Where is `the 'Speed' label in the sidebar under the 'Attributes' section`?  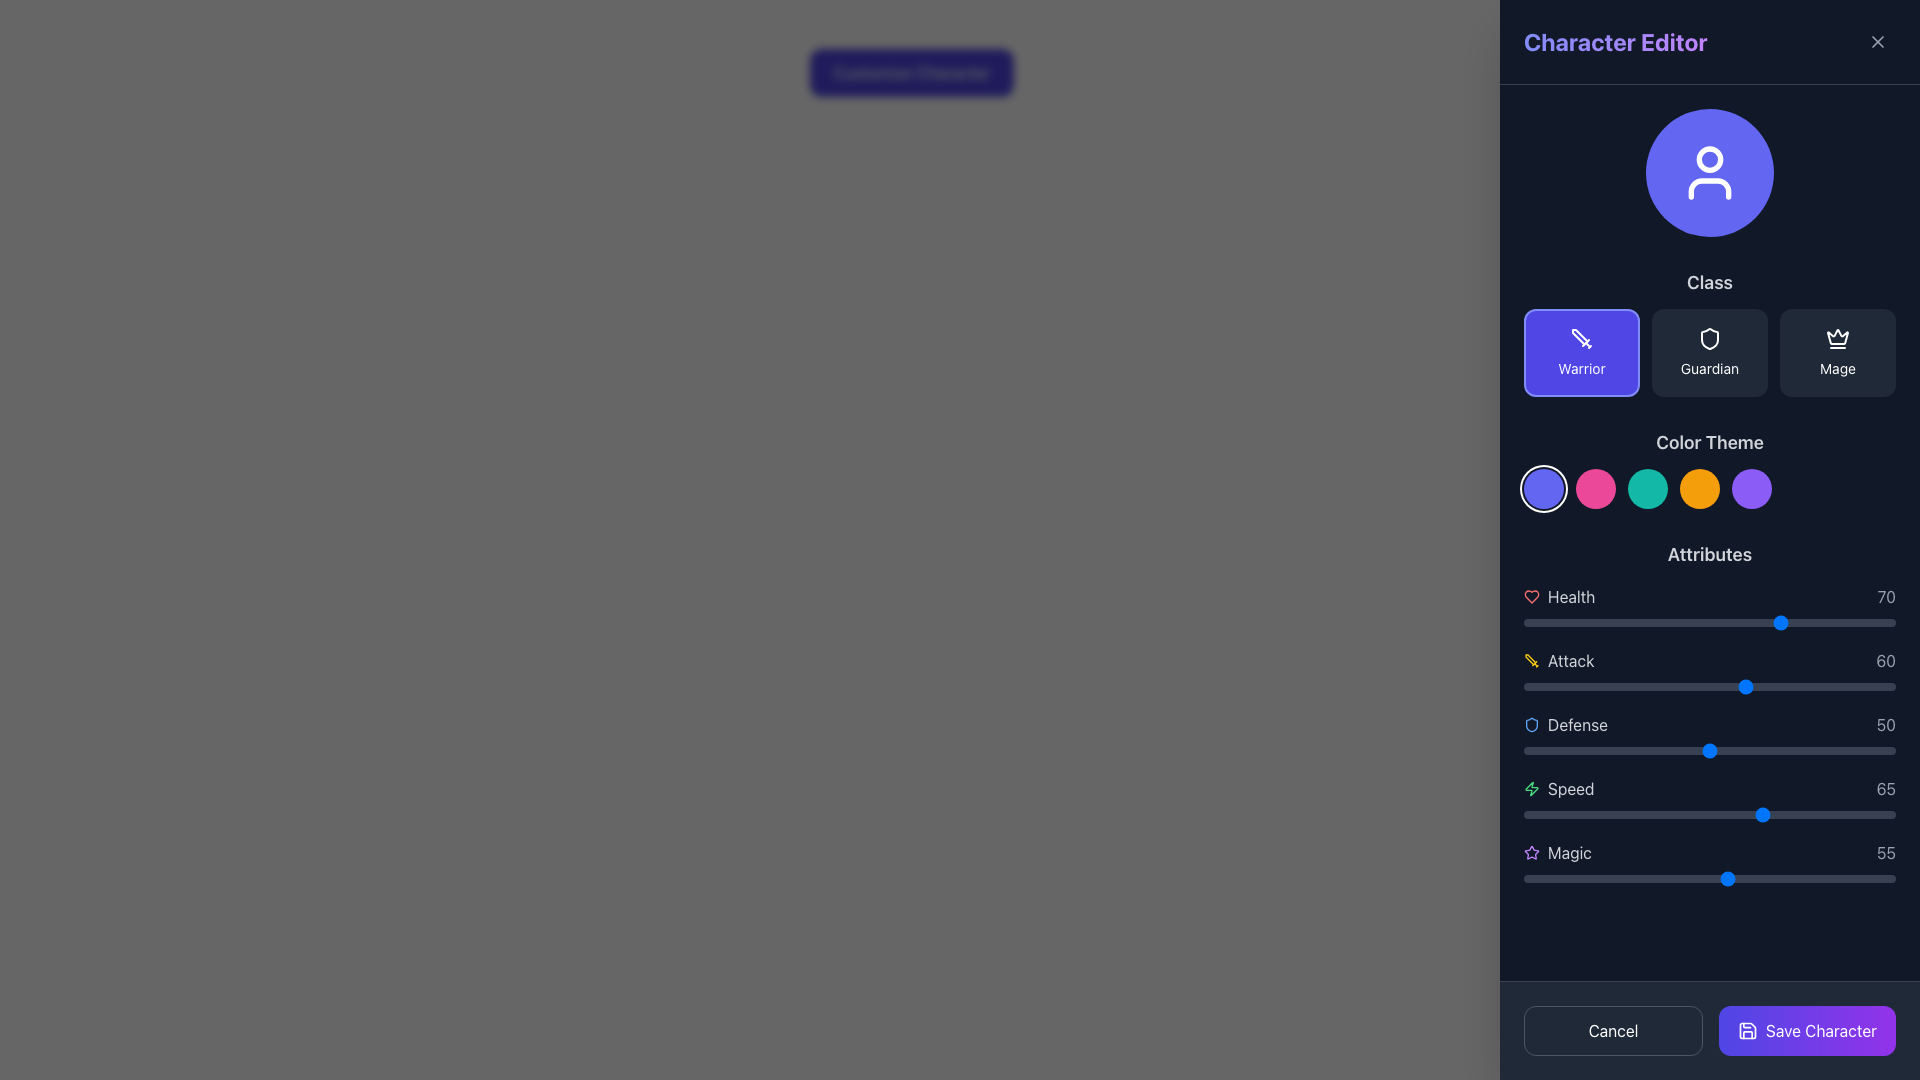 the 'Speed' label in the sidebar under the 'Attributes' section is located at coordinates (1570, 788).